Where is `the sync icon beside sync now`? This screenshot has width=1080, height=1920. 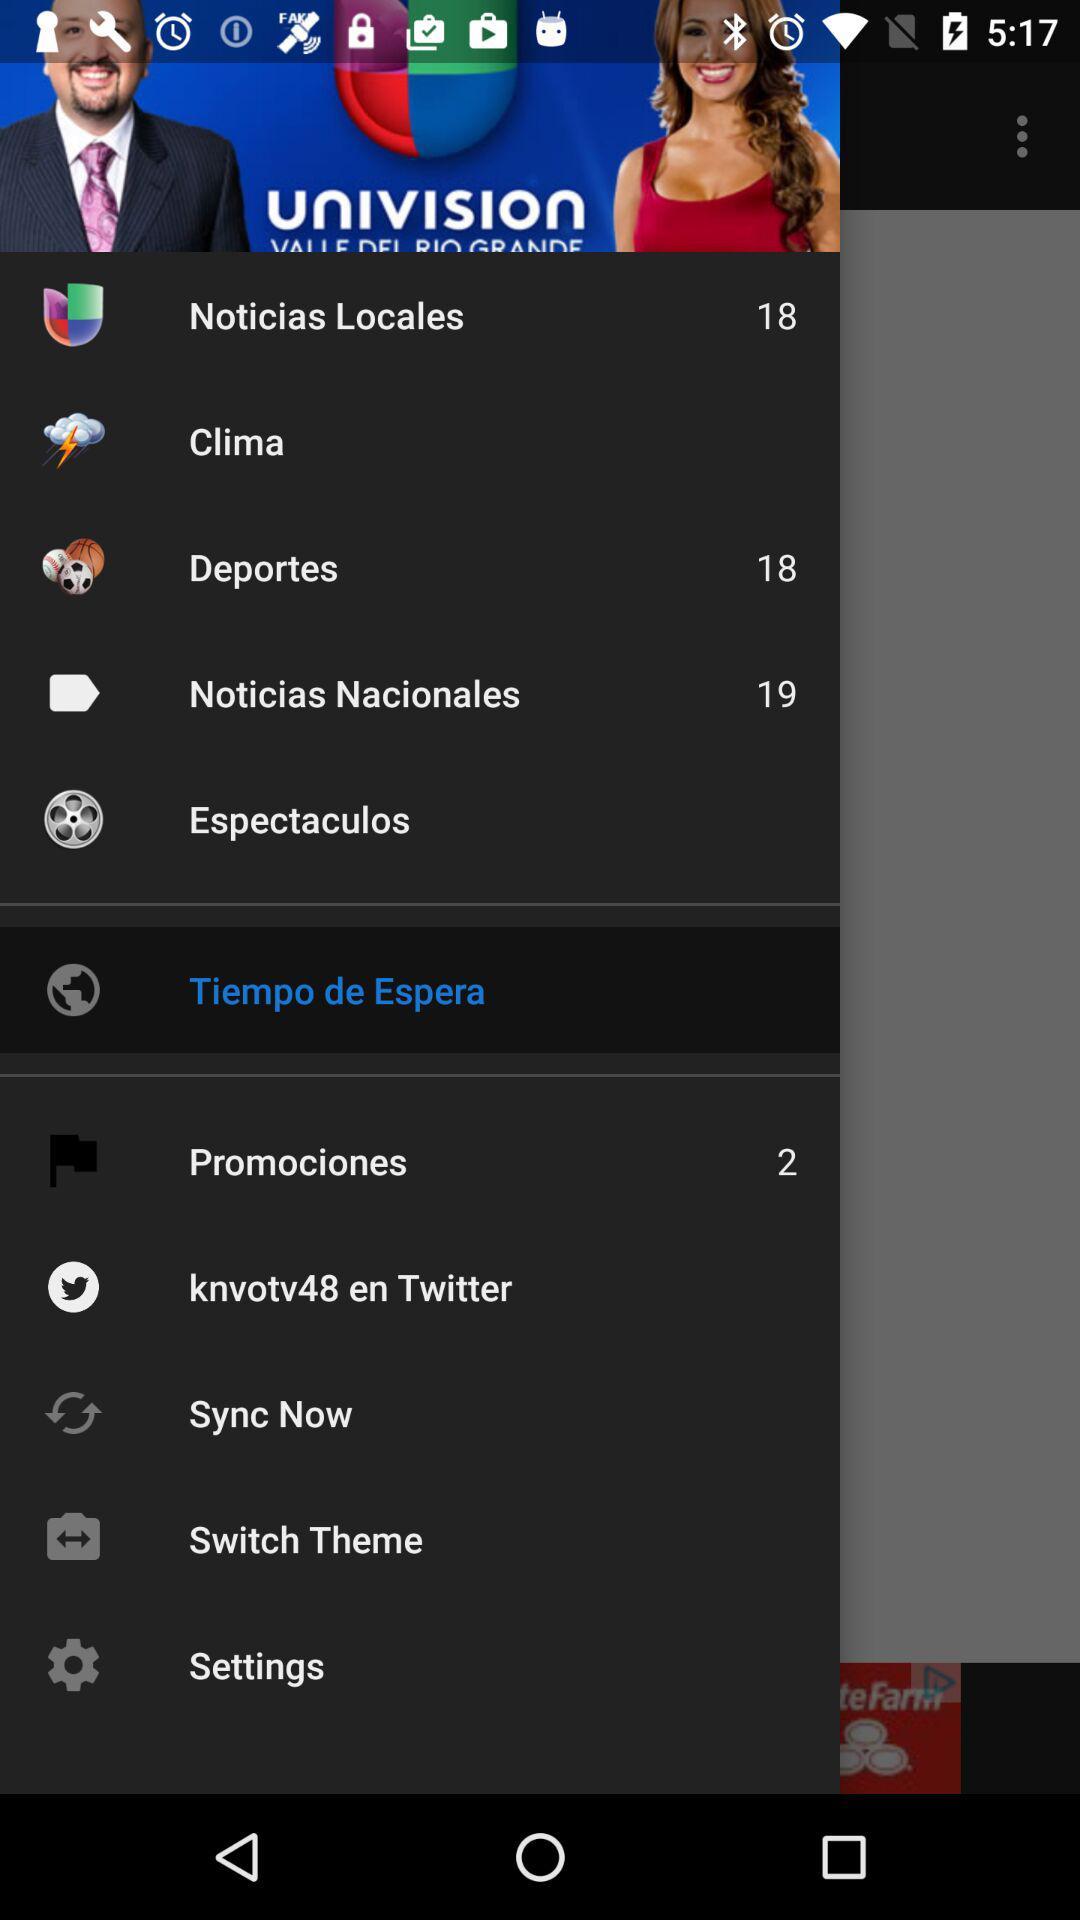 the sync icon beside sync now is located at coordinates (72, 1411).